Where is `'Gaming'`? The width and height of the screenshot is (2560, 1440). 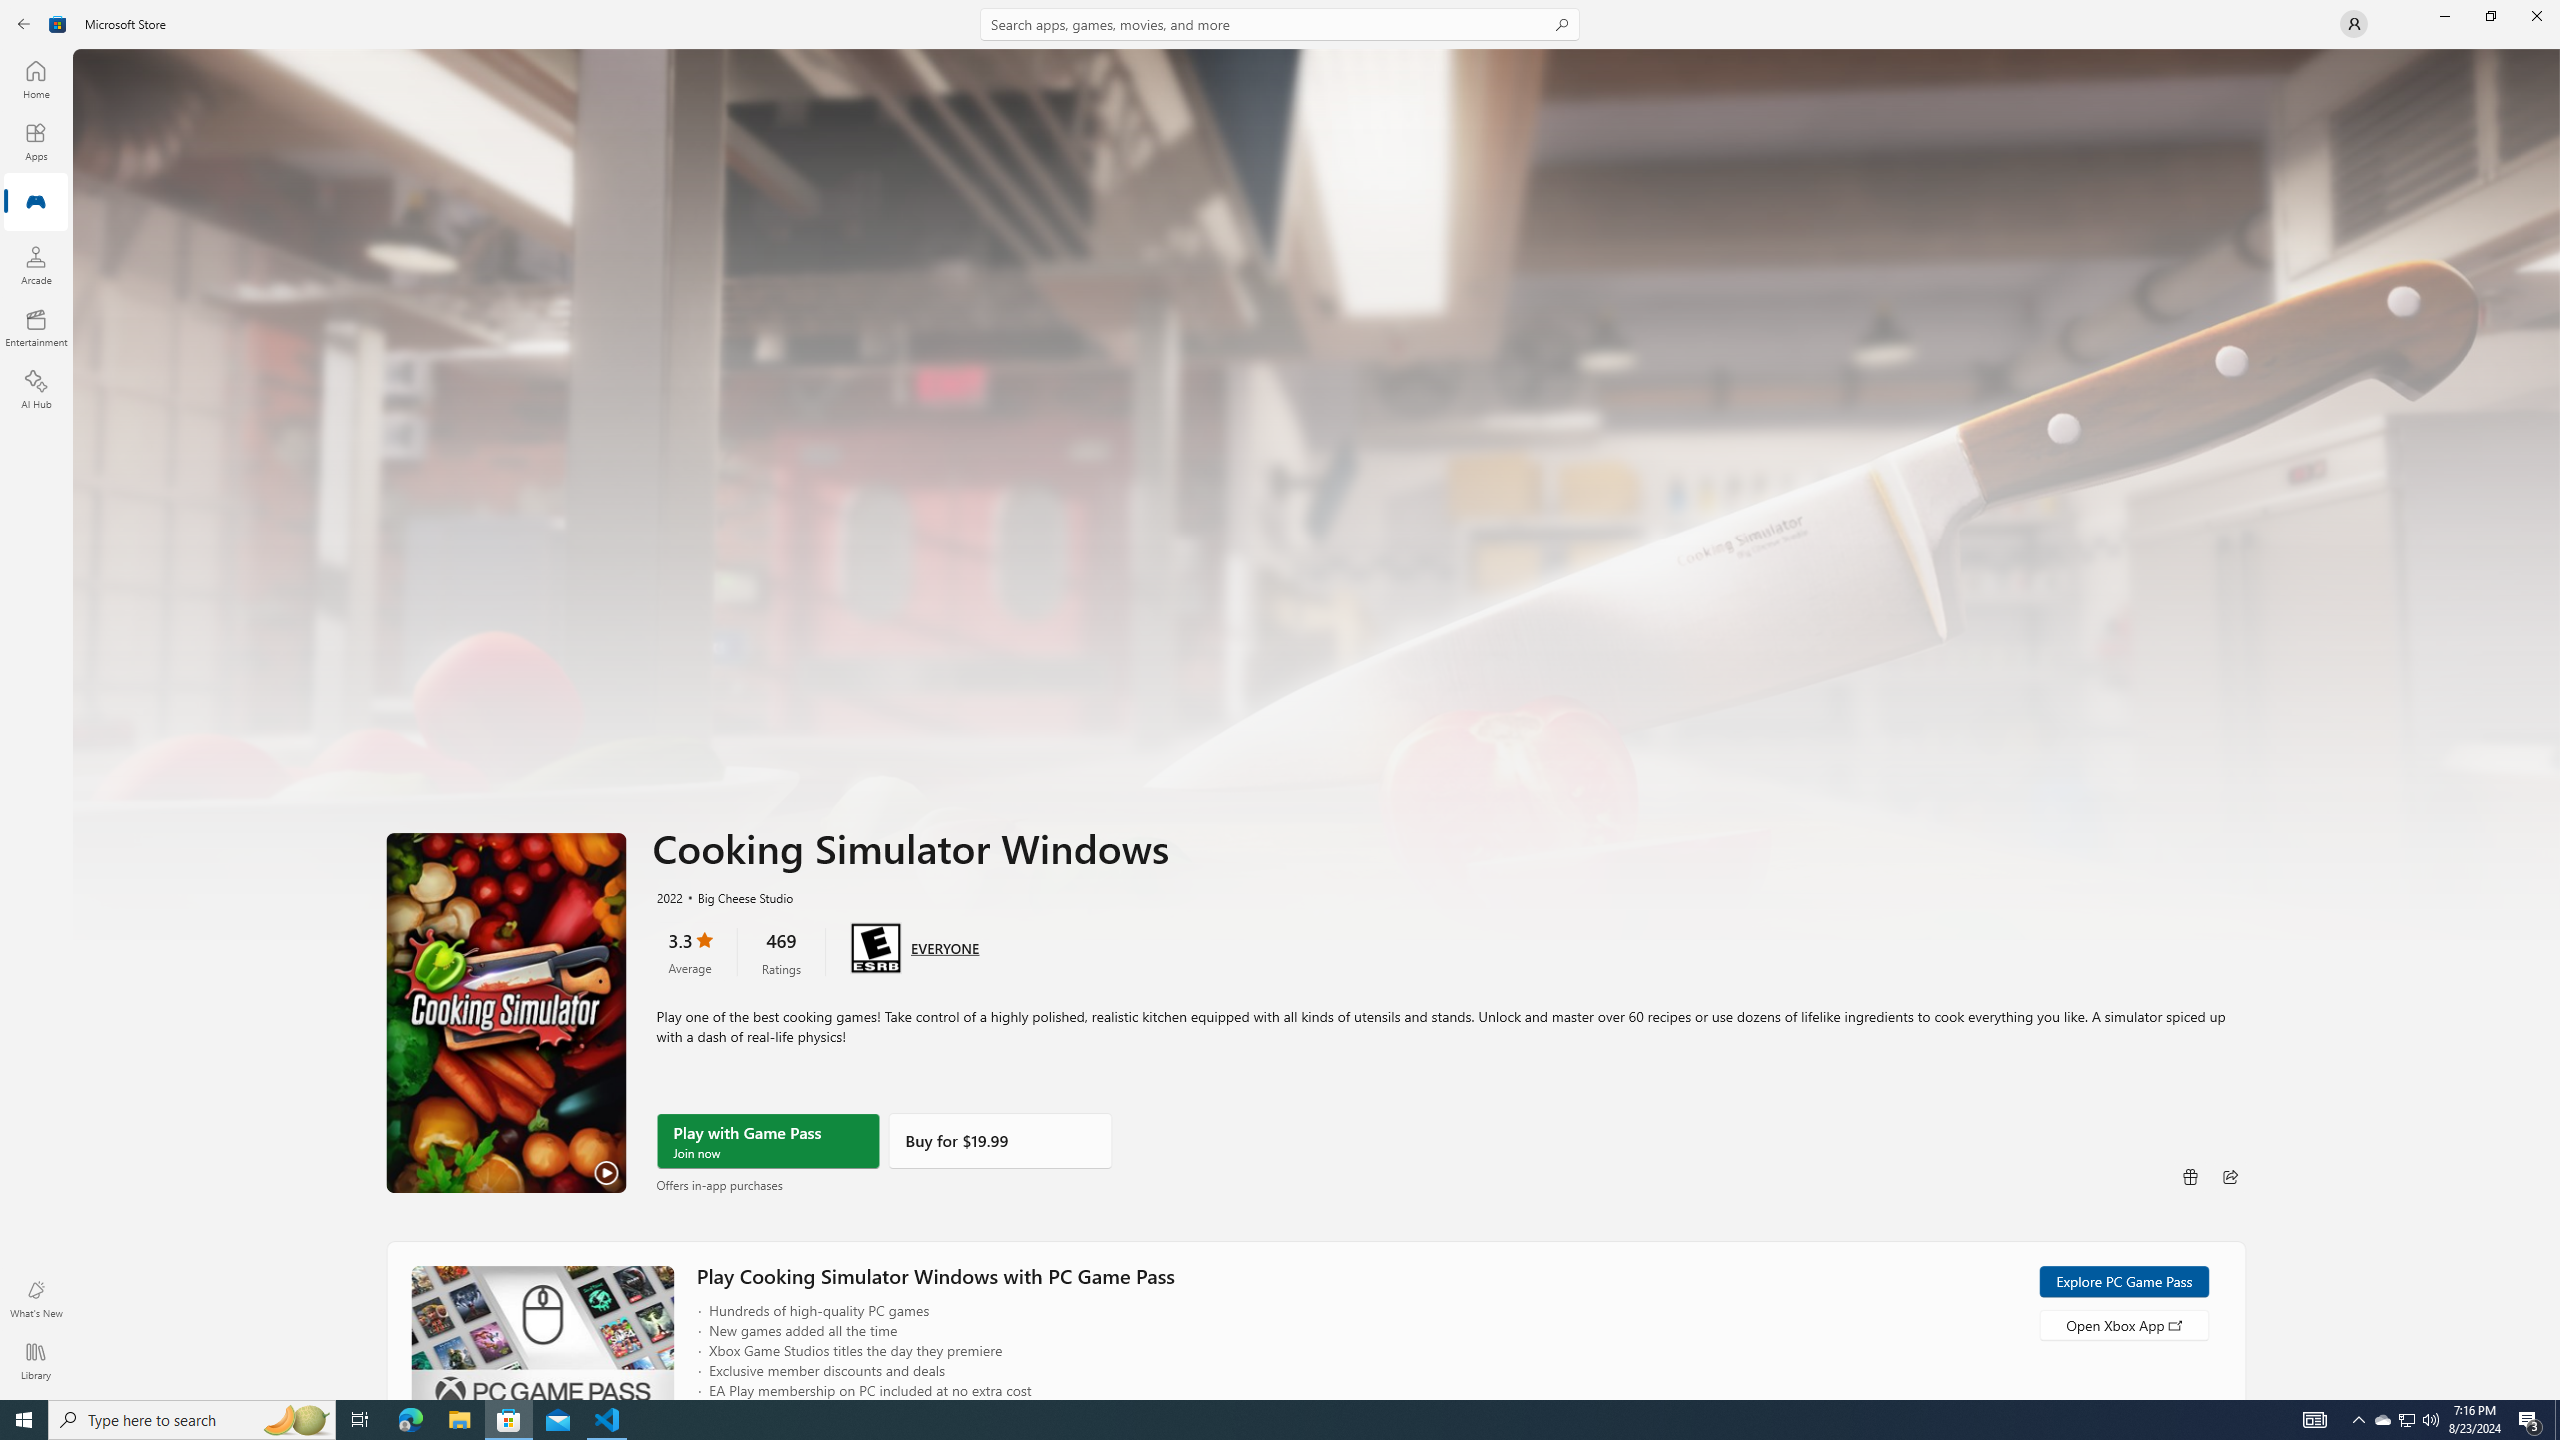 'Gaming' is located at coordinates (34, 202).